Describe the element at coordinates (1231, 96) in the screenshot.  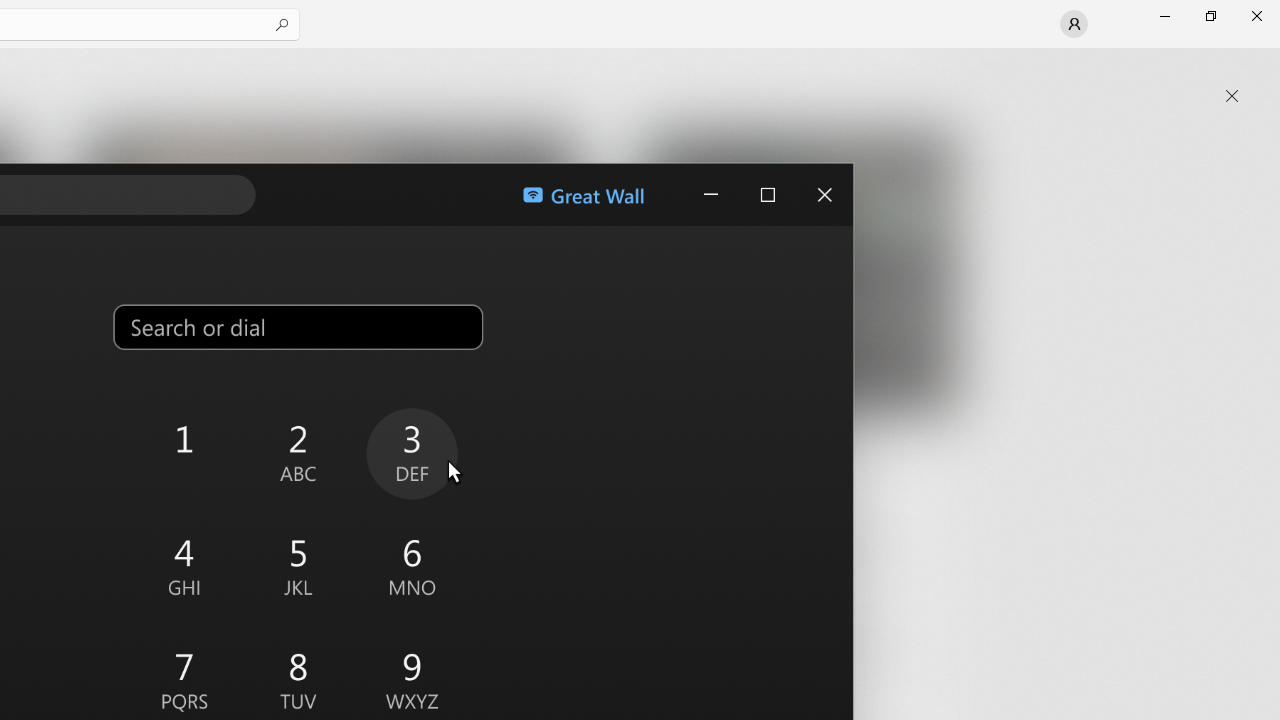
I see `'close popup window'` at that location.